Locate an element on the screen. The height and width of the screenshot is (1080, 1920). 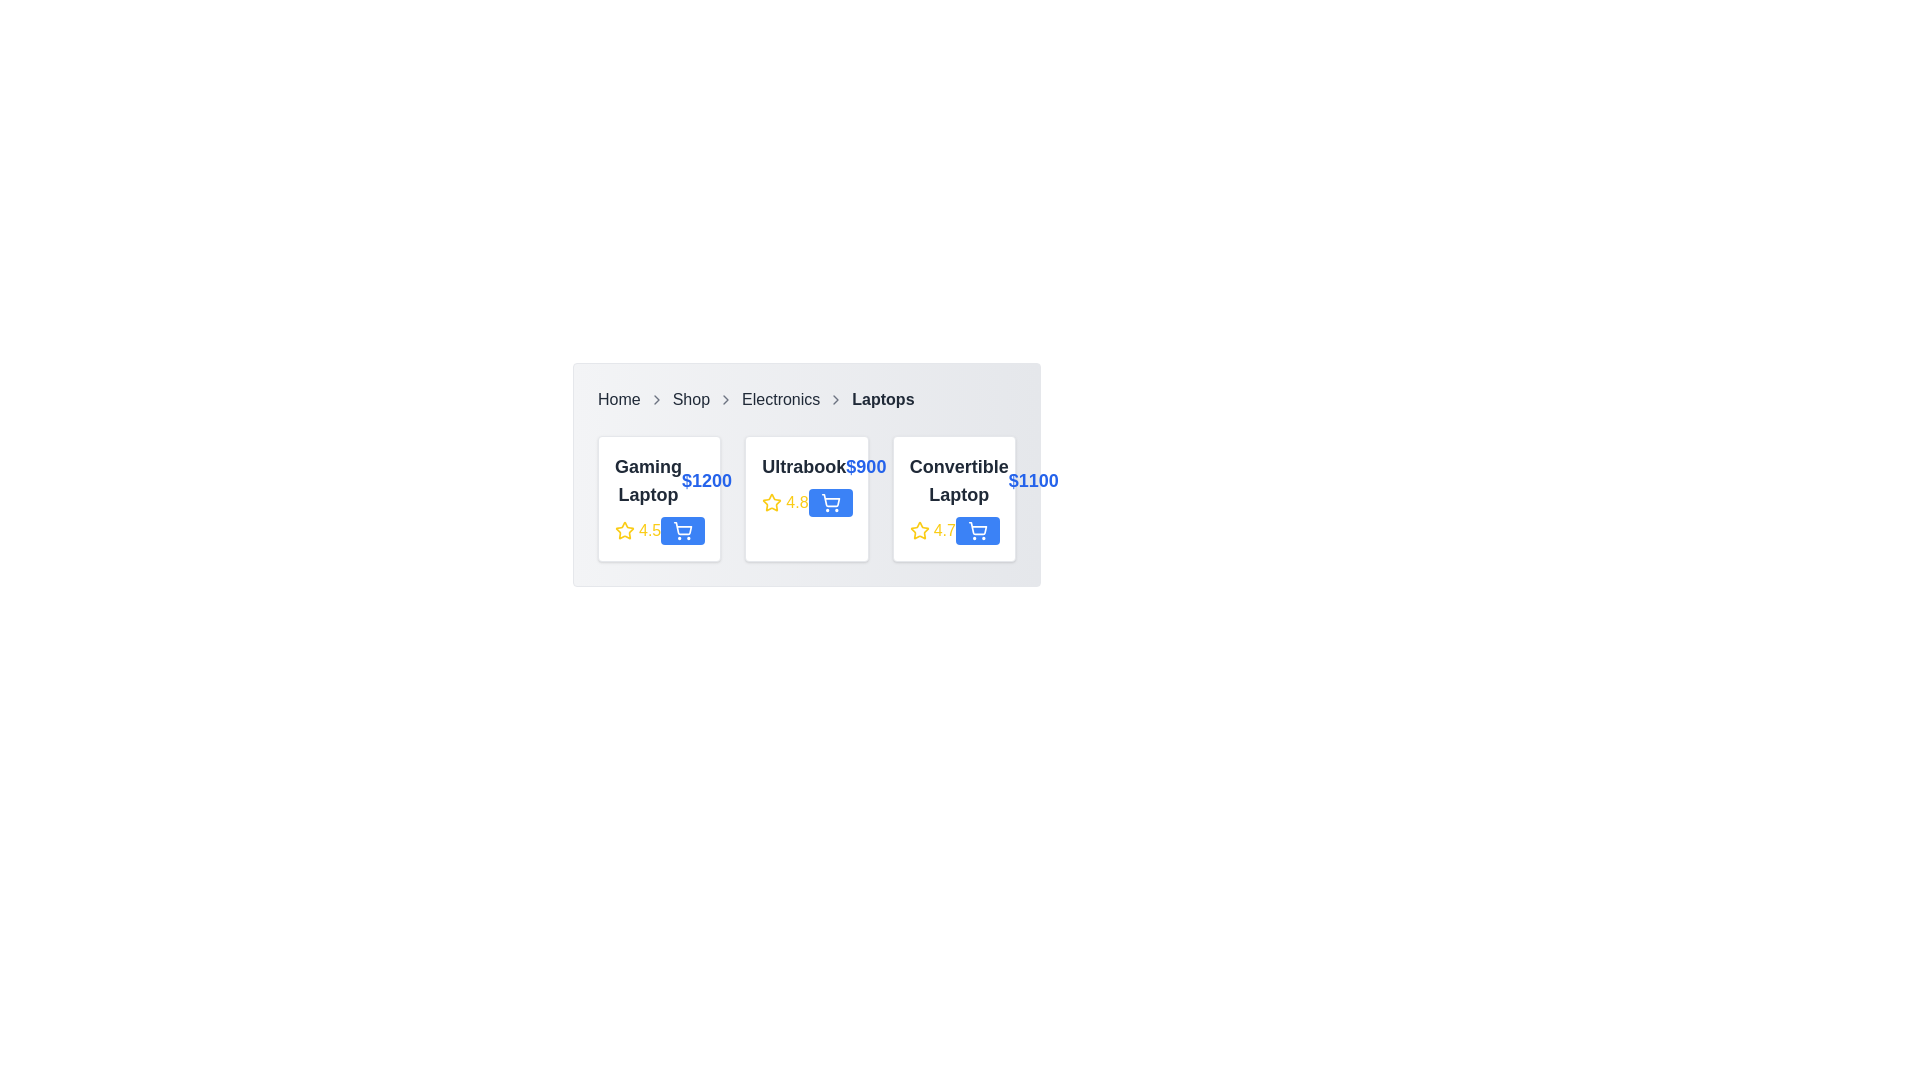
the third right-pointing chevron icon in the breadcrumb navigation bar, located between 'Shop' and 'Electronics' is located at coordinates (725, 400).